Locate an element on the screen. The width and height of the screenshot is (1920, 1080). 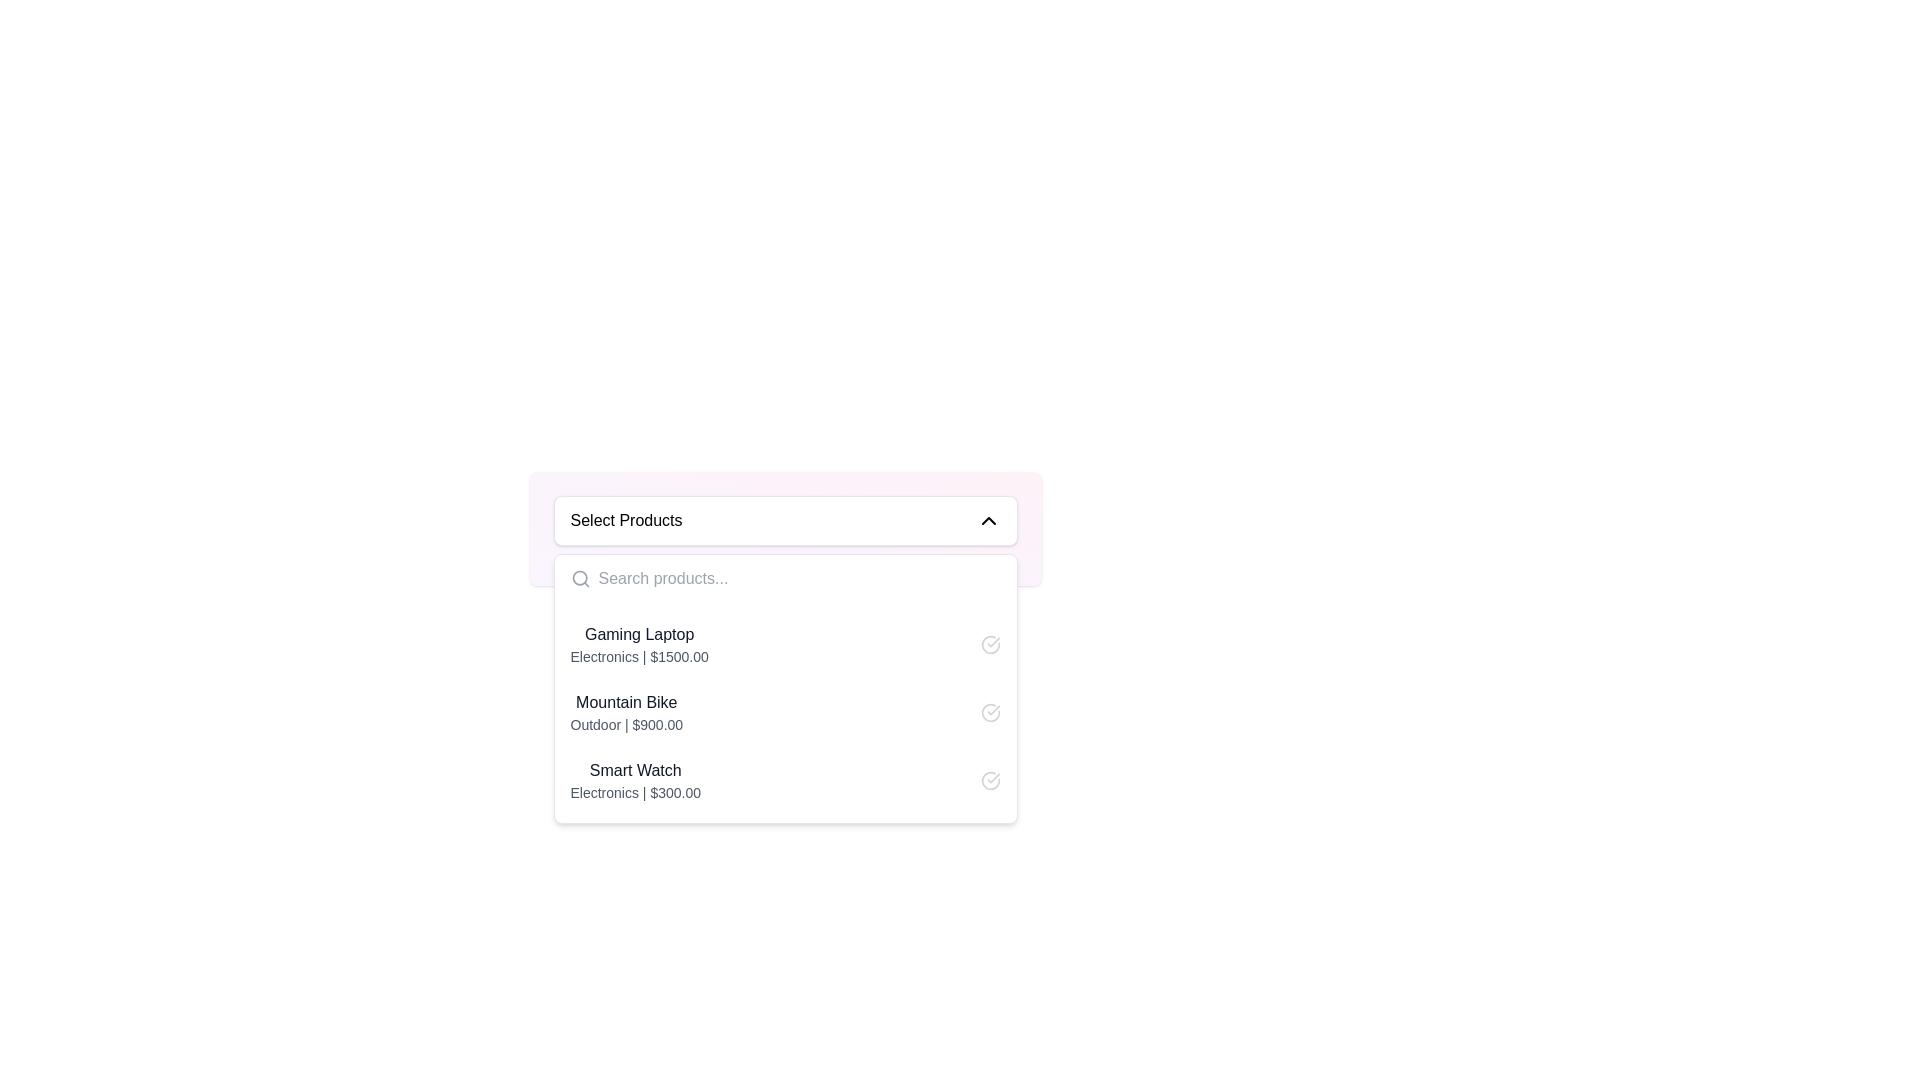
the list item displaying 'Mountain Bike' with pricing information is located at coordinates (625, 712).